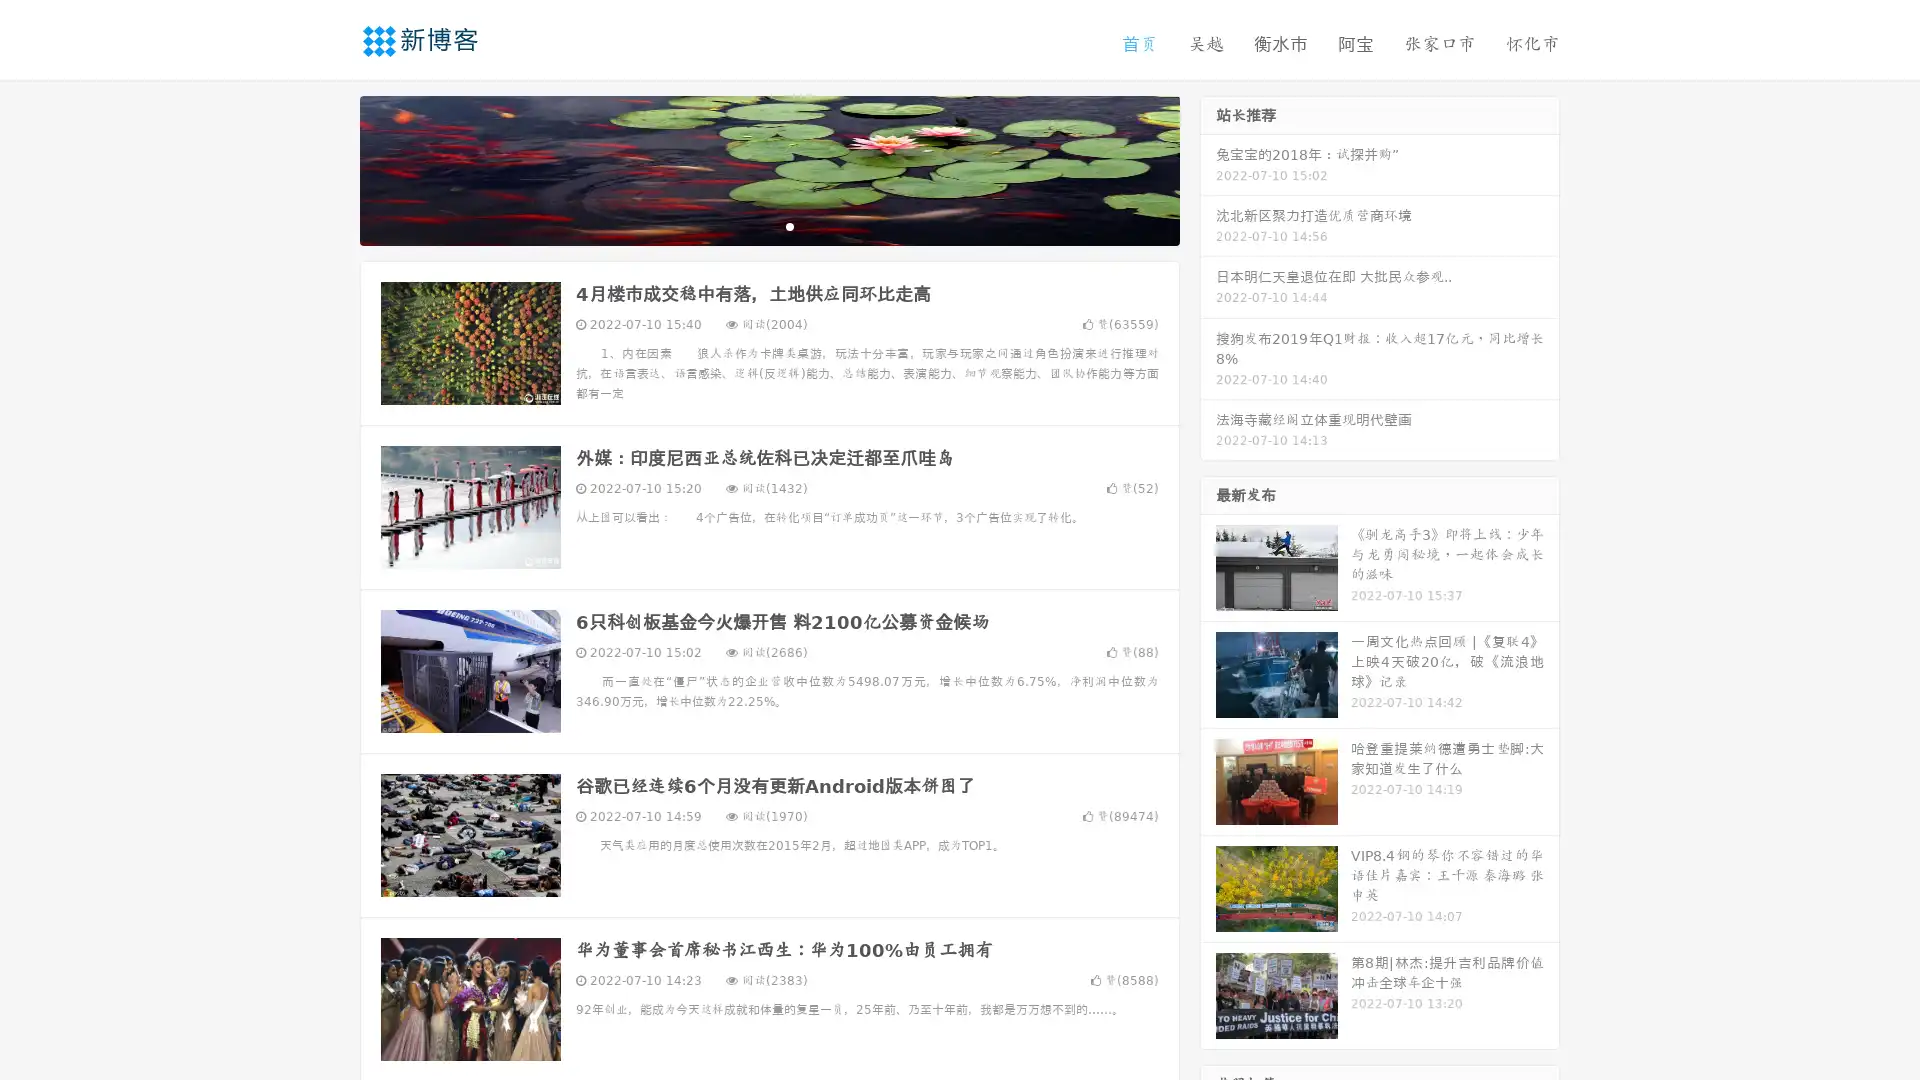 This screenshot has width=1920, height=1080. Describe the element at coordinates (748, 225) in the screenshot. I see `Go to slide 1` at that location.